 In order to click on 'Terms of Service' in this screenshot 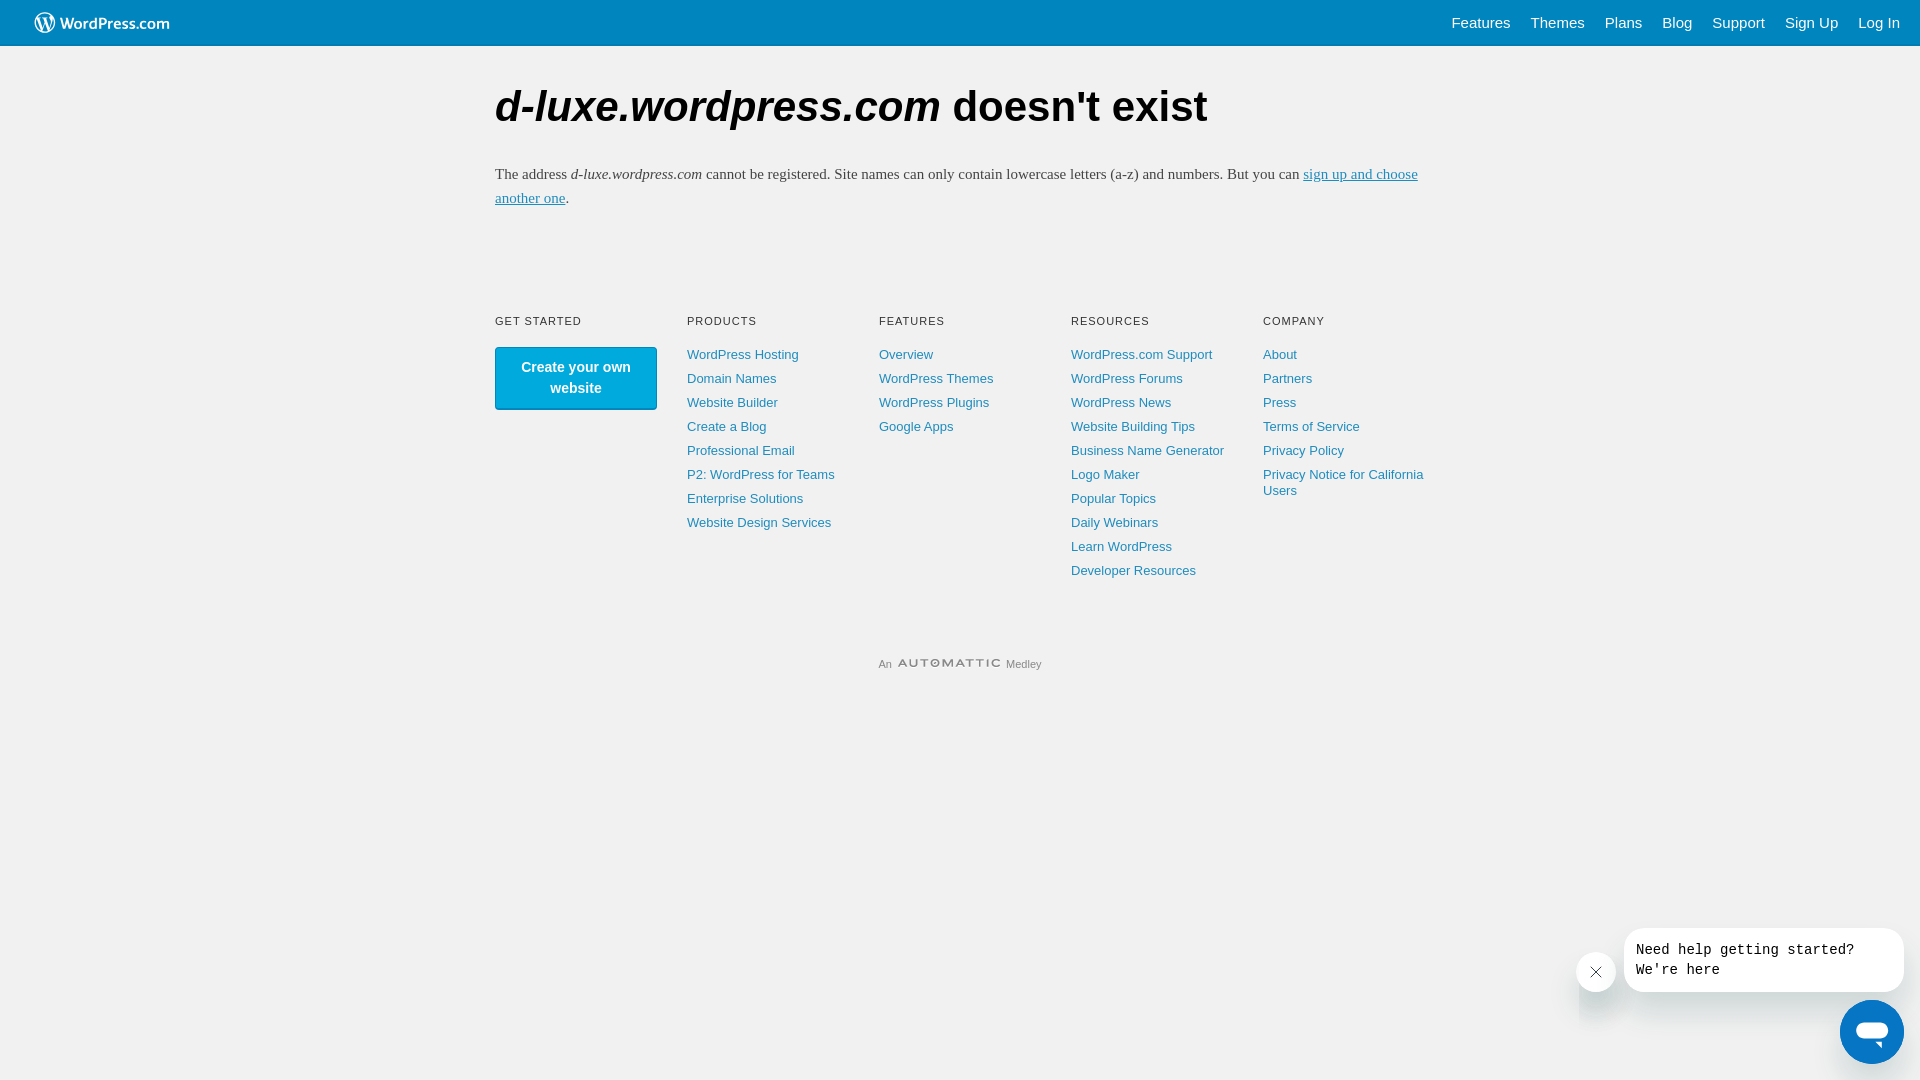, I will do `click(1311, 425)`.